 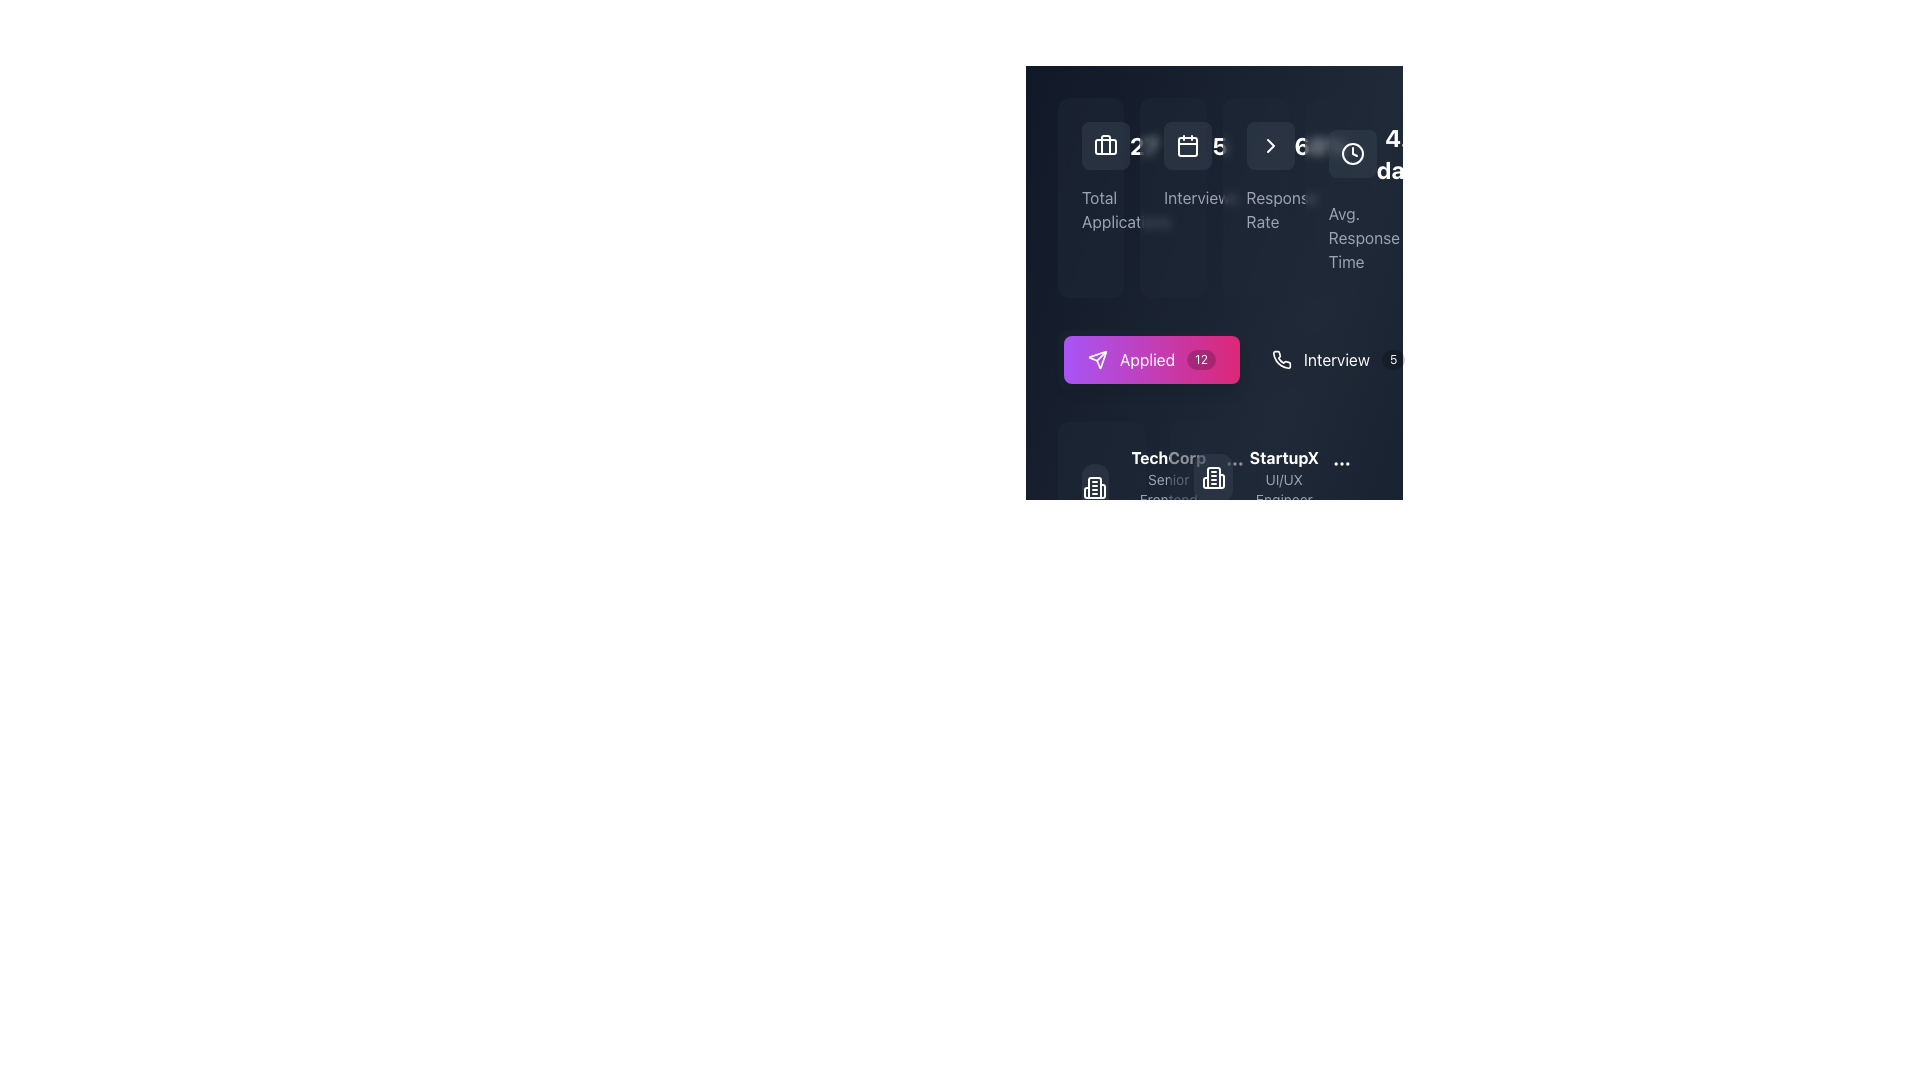 I want to click on the informational display containing the location 'San Francisco, CA', the salary range '$120k - $150k', and the status 'Under Review', located above the 'View Profile' button, so click(x=1101, y=662).